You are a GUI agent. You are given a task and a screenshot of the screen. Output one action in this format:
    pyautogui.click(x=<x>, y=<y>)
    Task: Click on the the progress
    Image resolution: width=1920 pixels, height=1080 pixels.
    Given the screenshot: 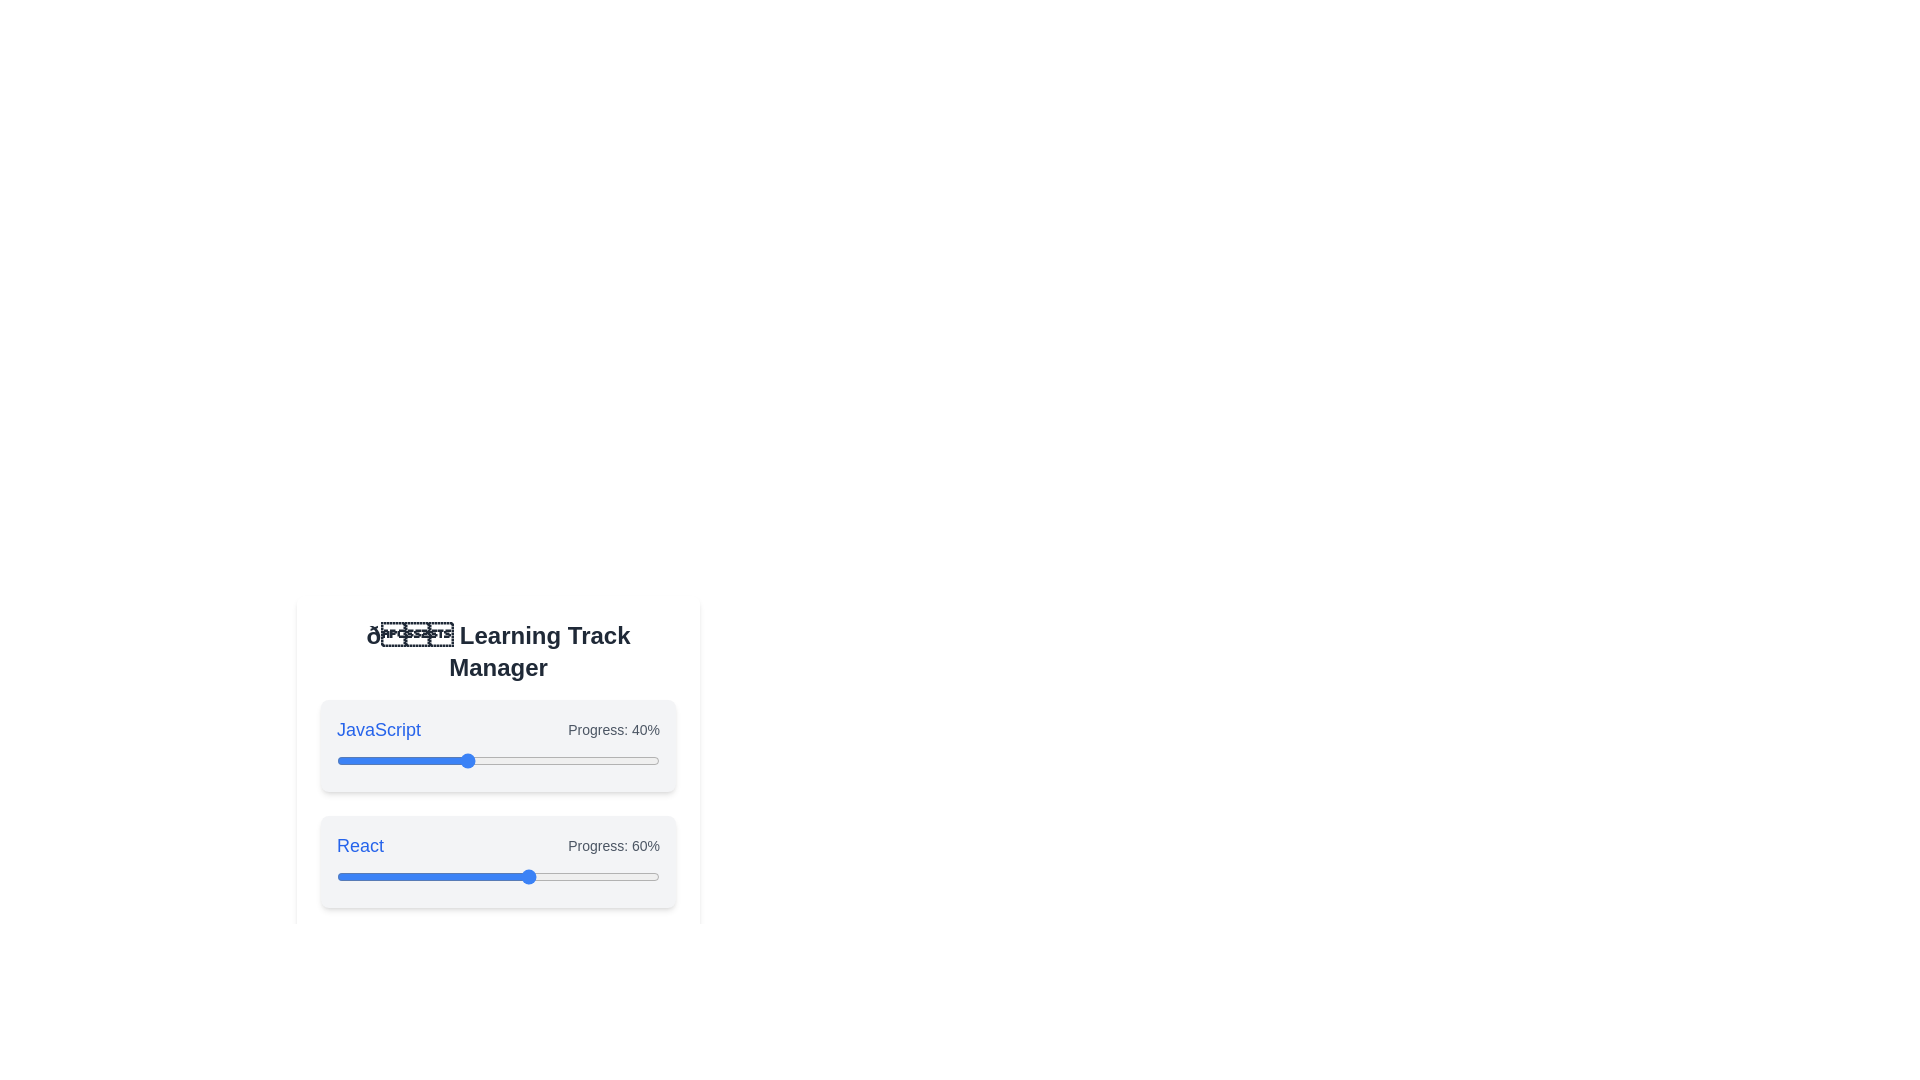 What is the action you would take?
    pyautogui.click(x=349, y=875)
    